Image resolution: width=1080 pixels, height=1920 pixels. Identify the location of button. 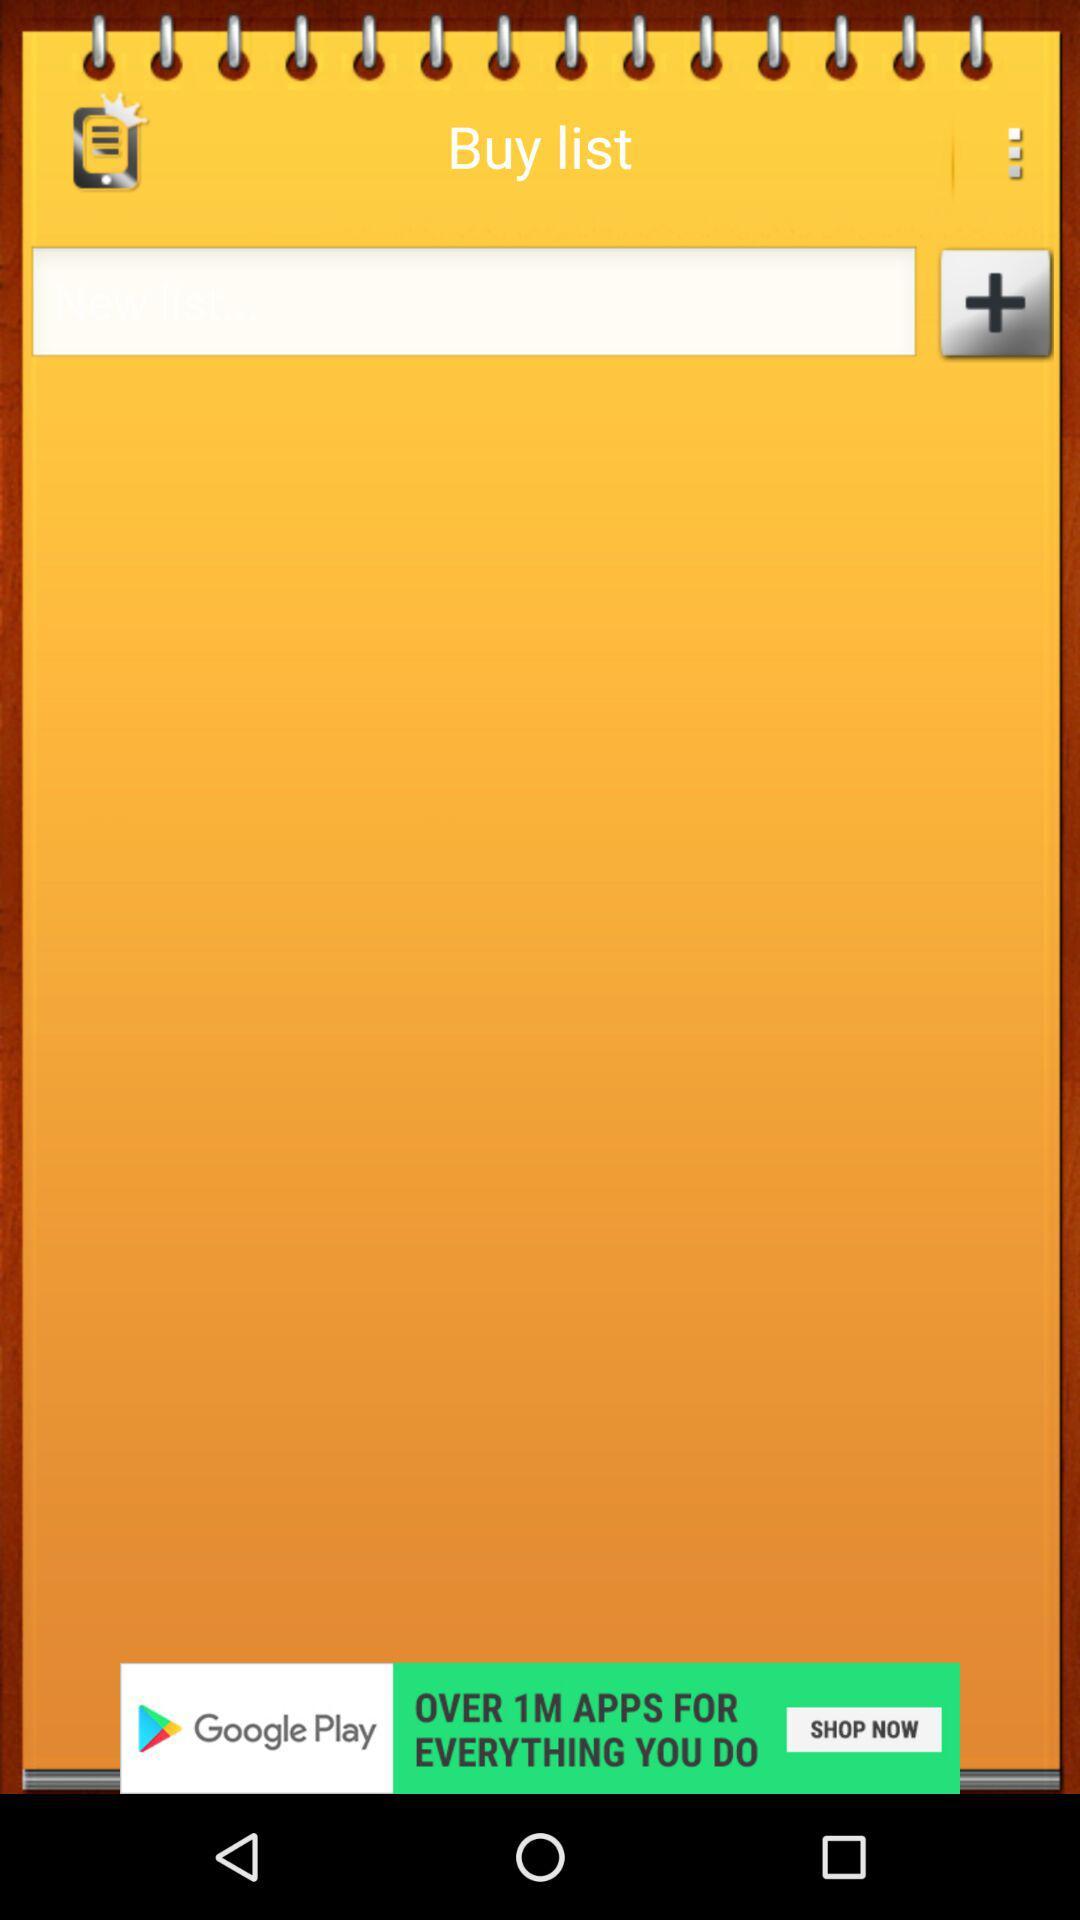
(994, 302).